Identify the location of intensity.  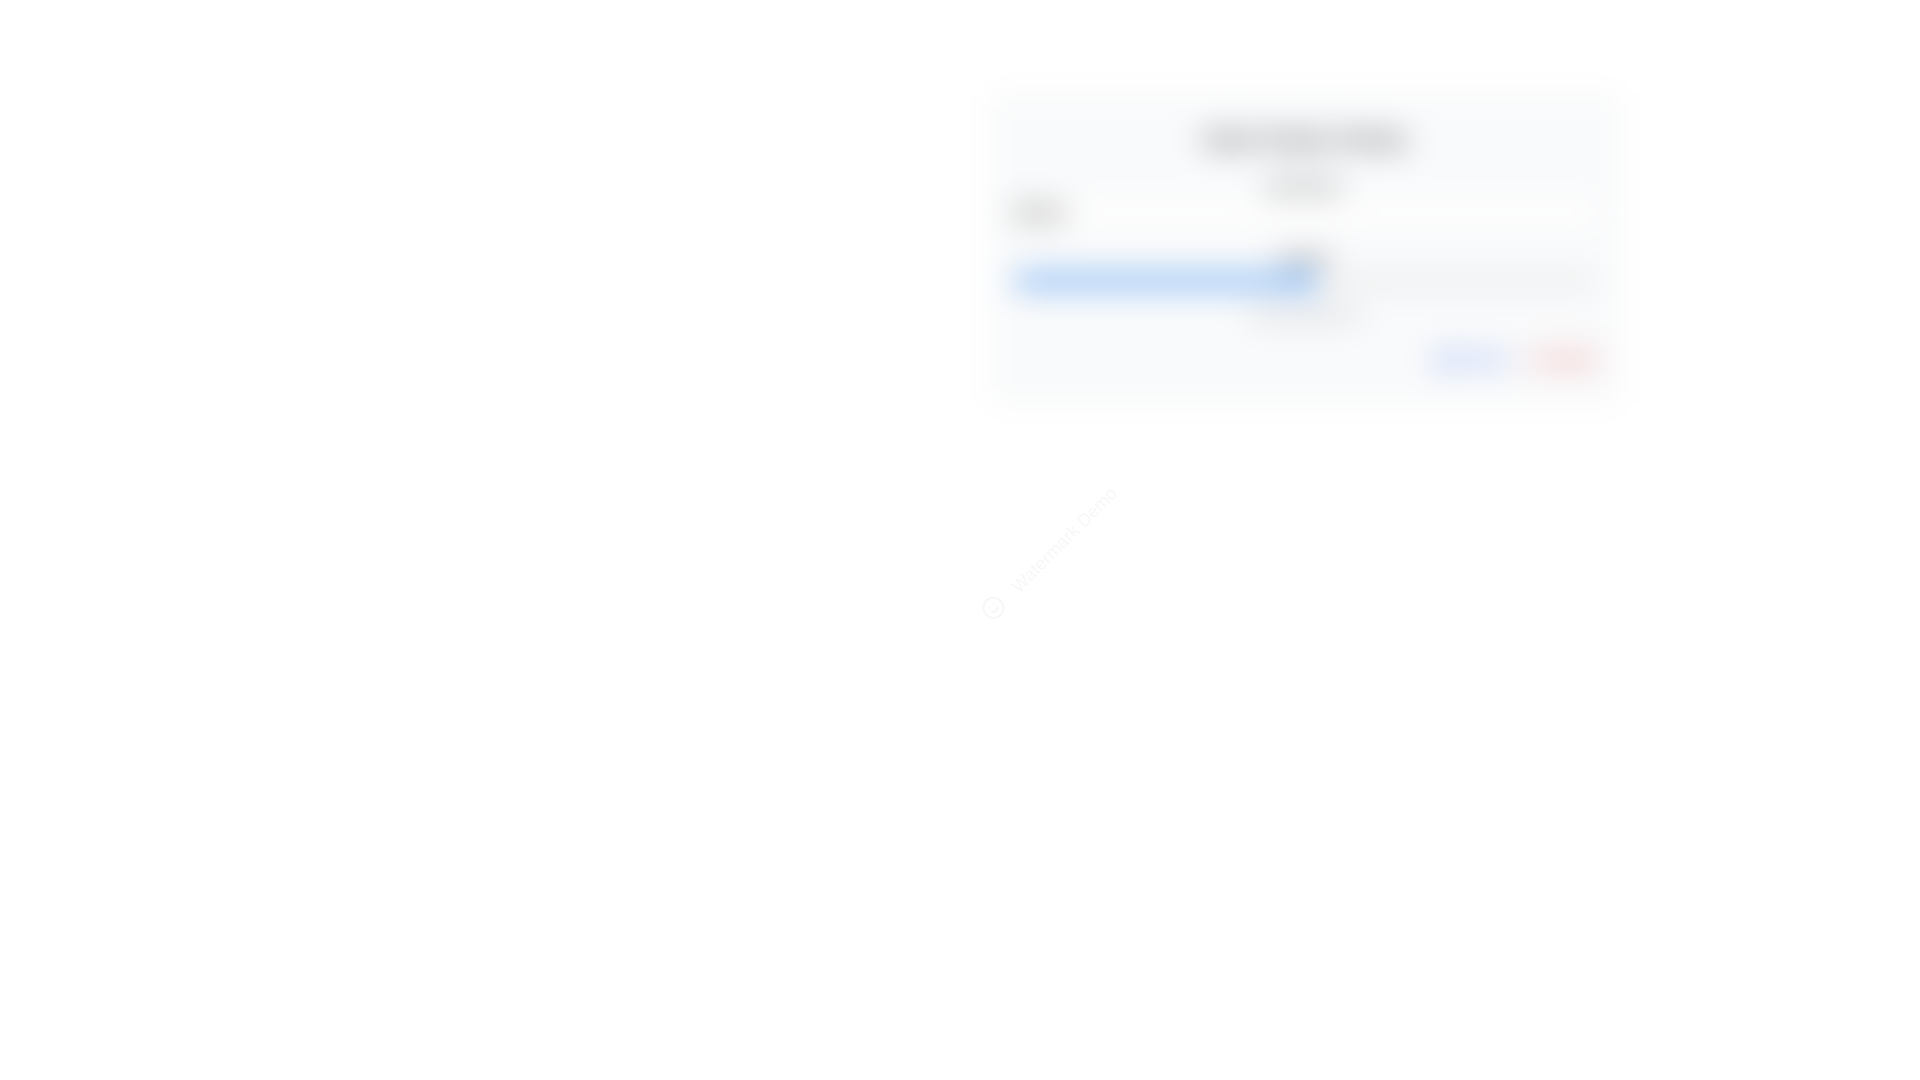
(1216, 281).